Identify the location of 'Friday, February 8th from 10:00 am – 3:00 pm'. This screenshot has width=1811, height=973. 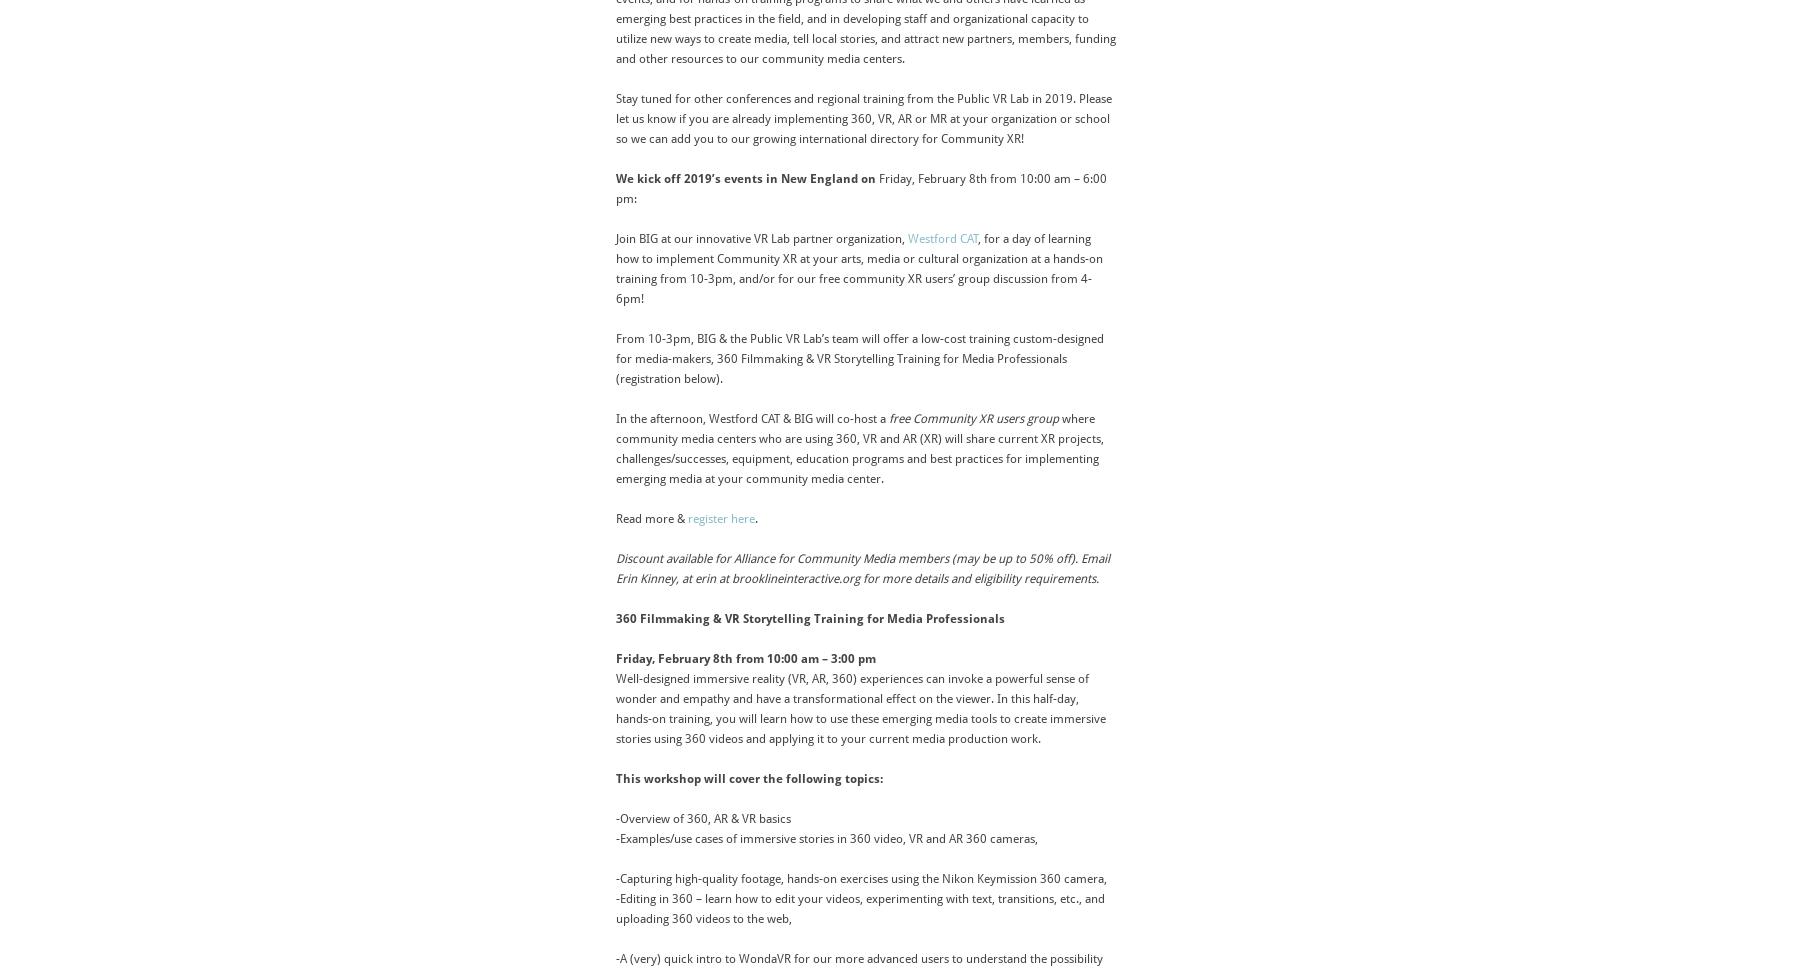
(615, 658).